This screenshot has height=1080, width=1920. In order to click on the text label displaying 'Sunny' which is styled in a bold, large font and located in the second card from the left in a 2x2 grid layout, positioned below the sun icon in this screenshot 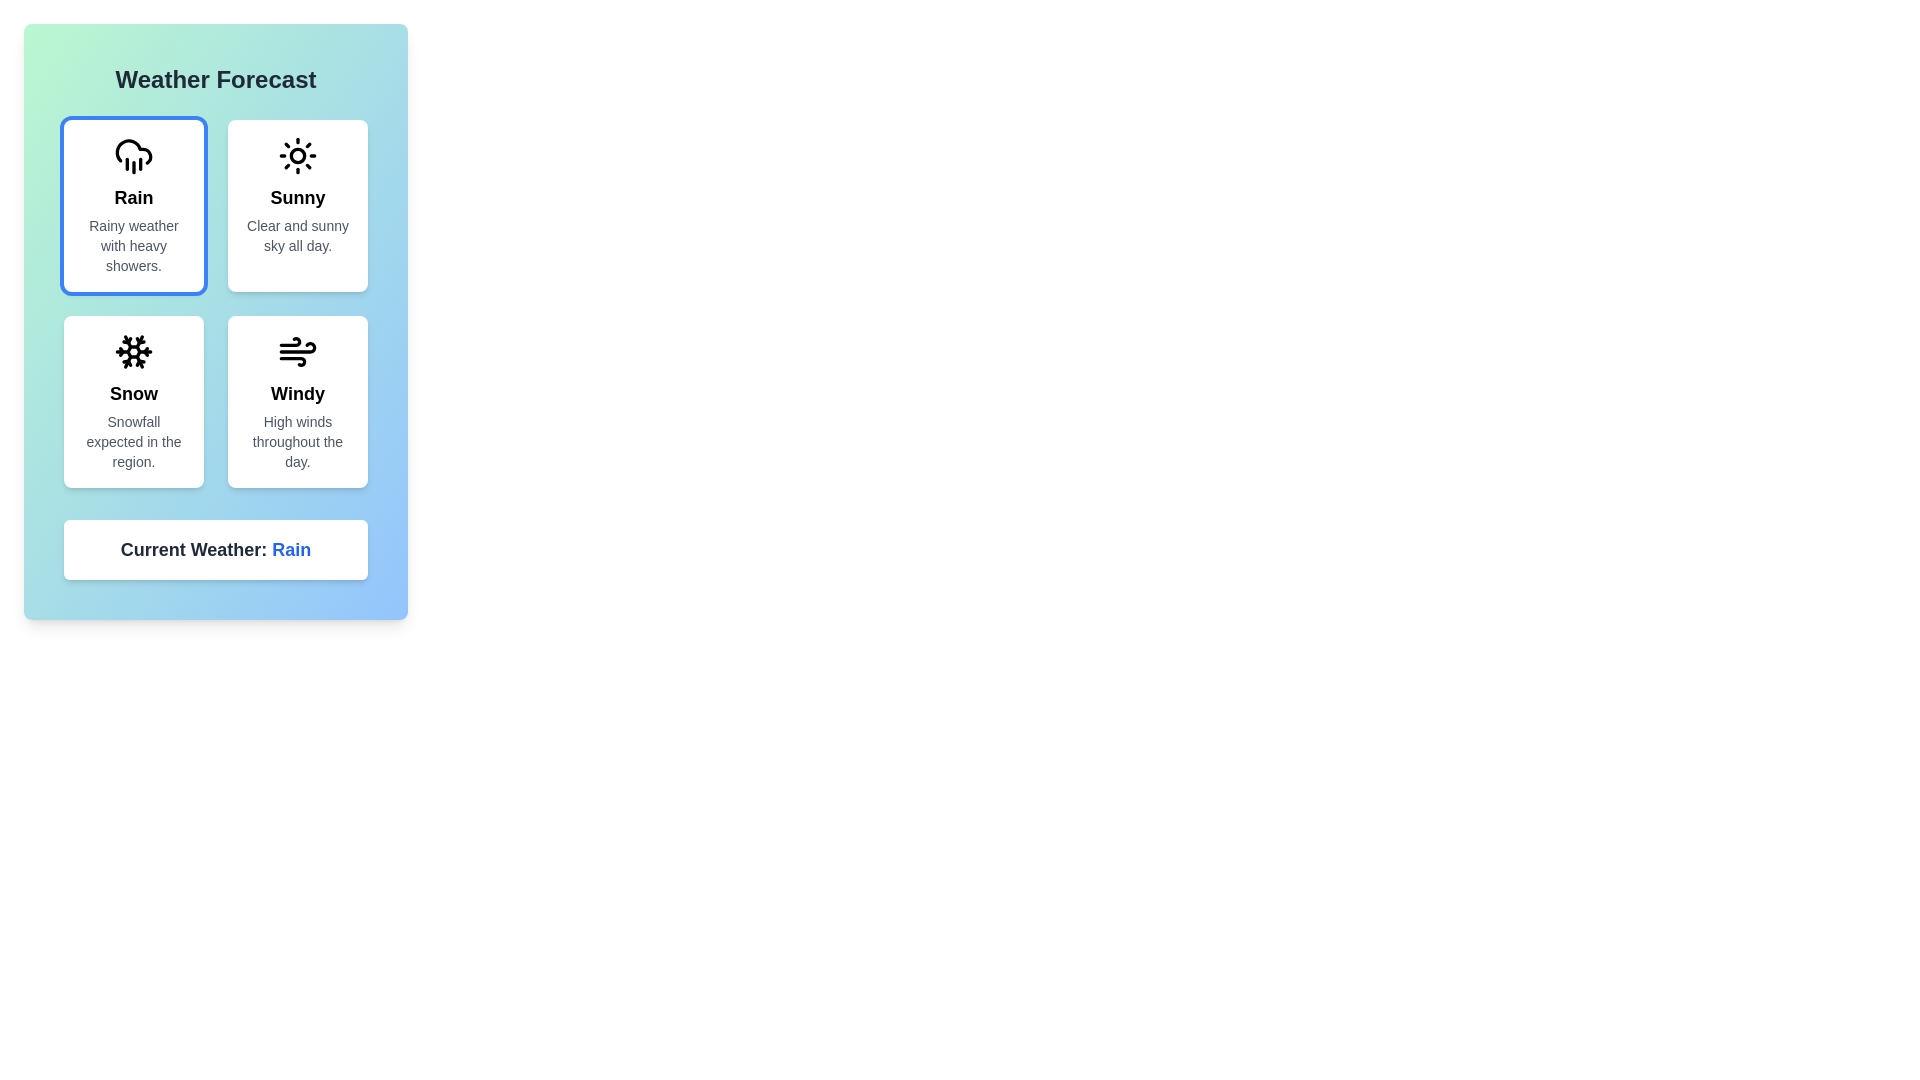, I will do `click(296, 197)`.